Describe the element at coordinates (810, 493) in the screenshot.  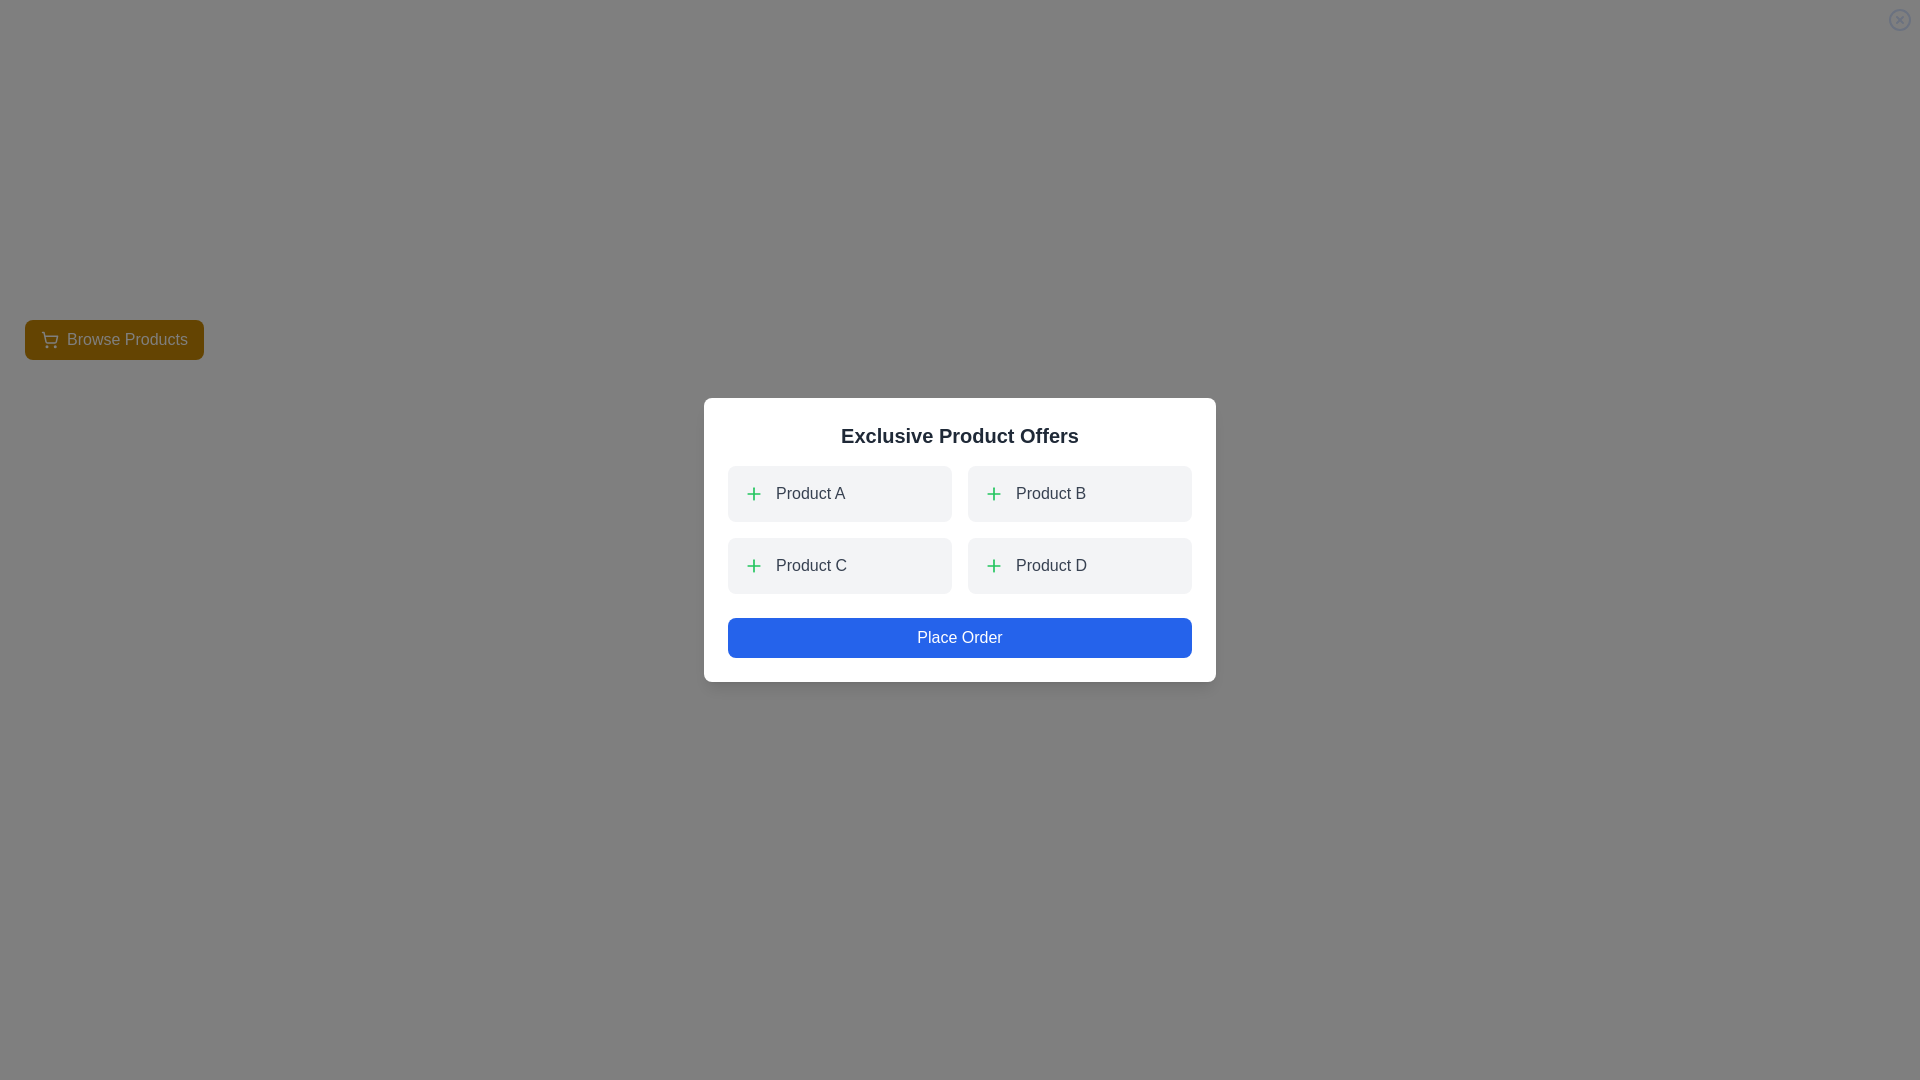
I see `the text label displaying 'Product A' which is styled with a gray font color and positioned towards the left side of the element cluster in the popup interface` at that location.